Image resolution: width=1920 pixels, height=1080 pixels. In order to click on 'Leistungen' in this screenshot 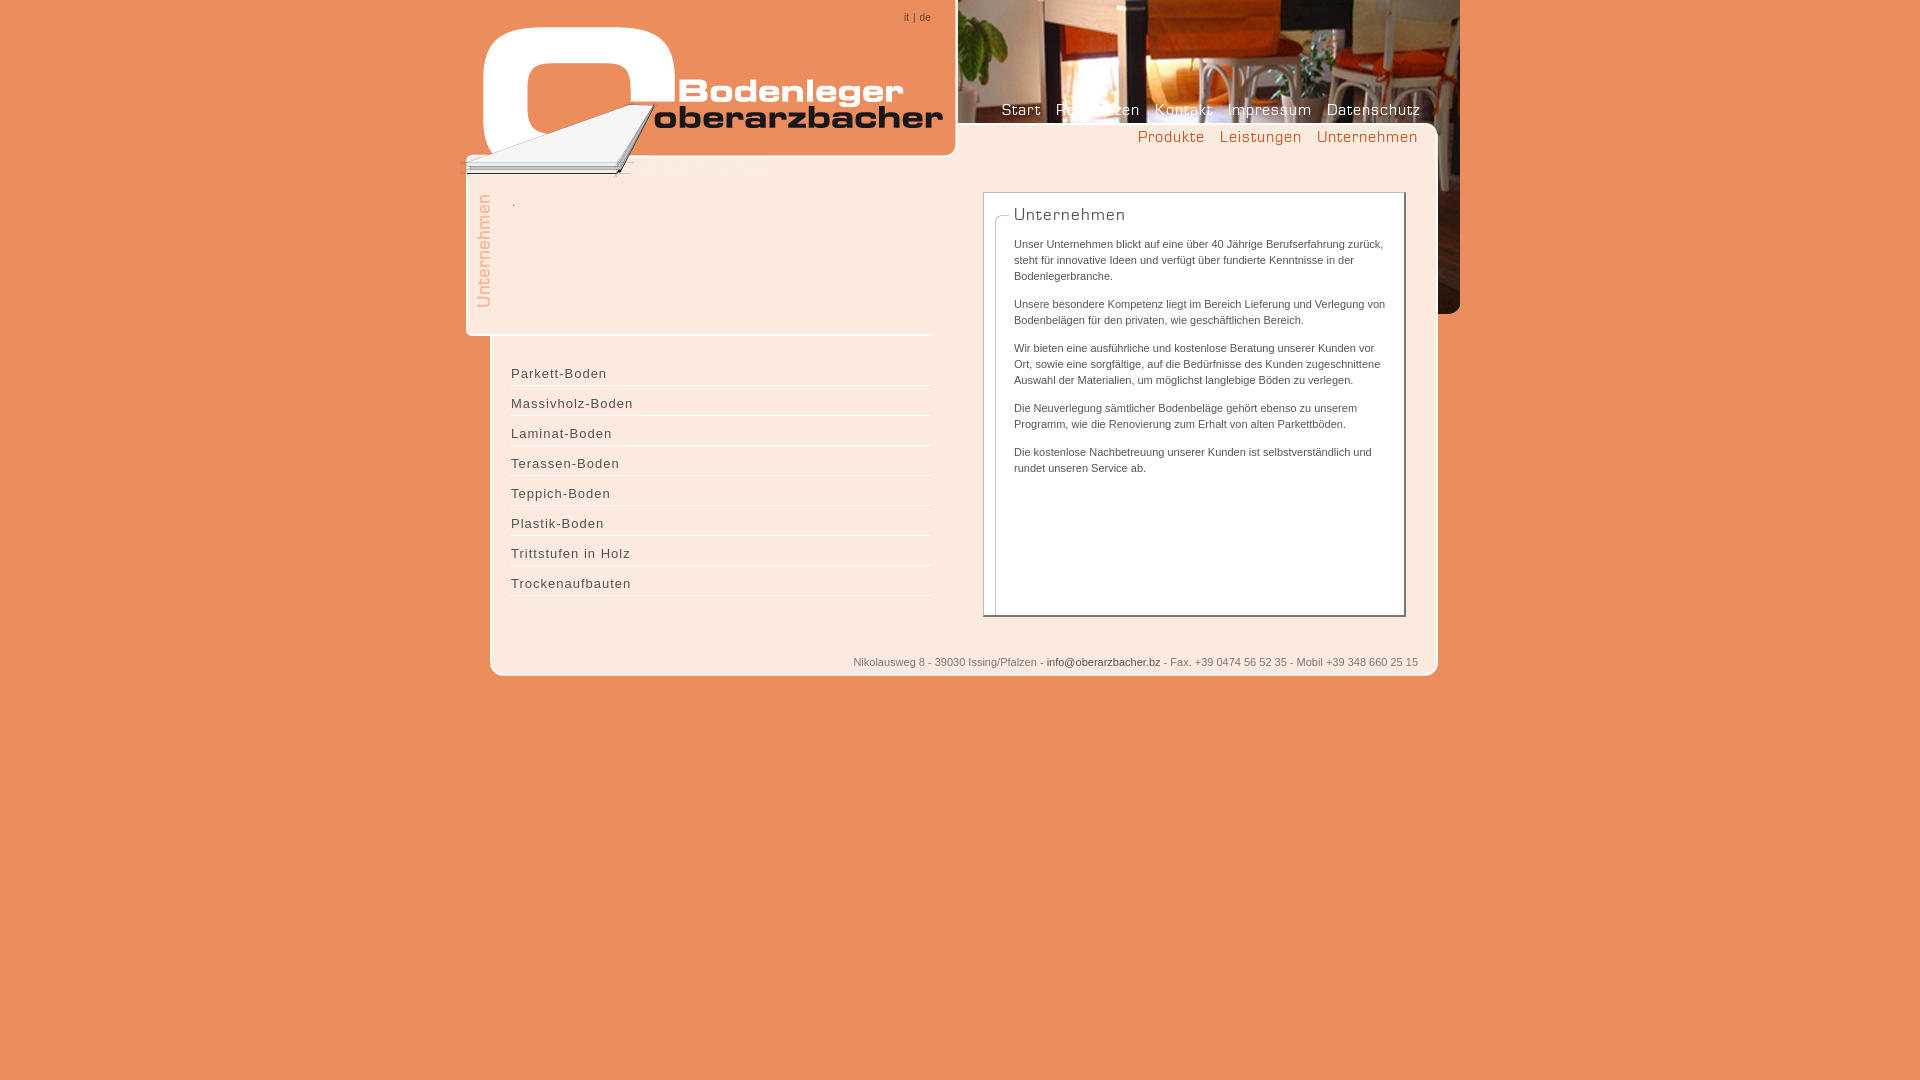, I will do `click(1260, 141)`.